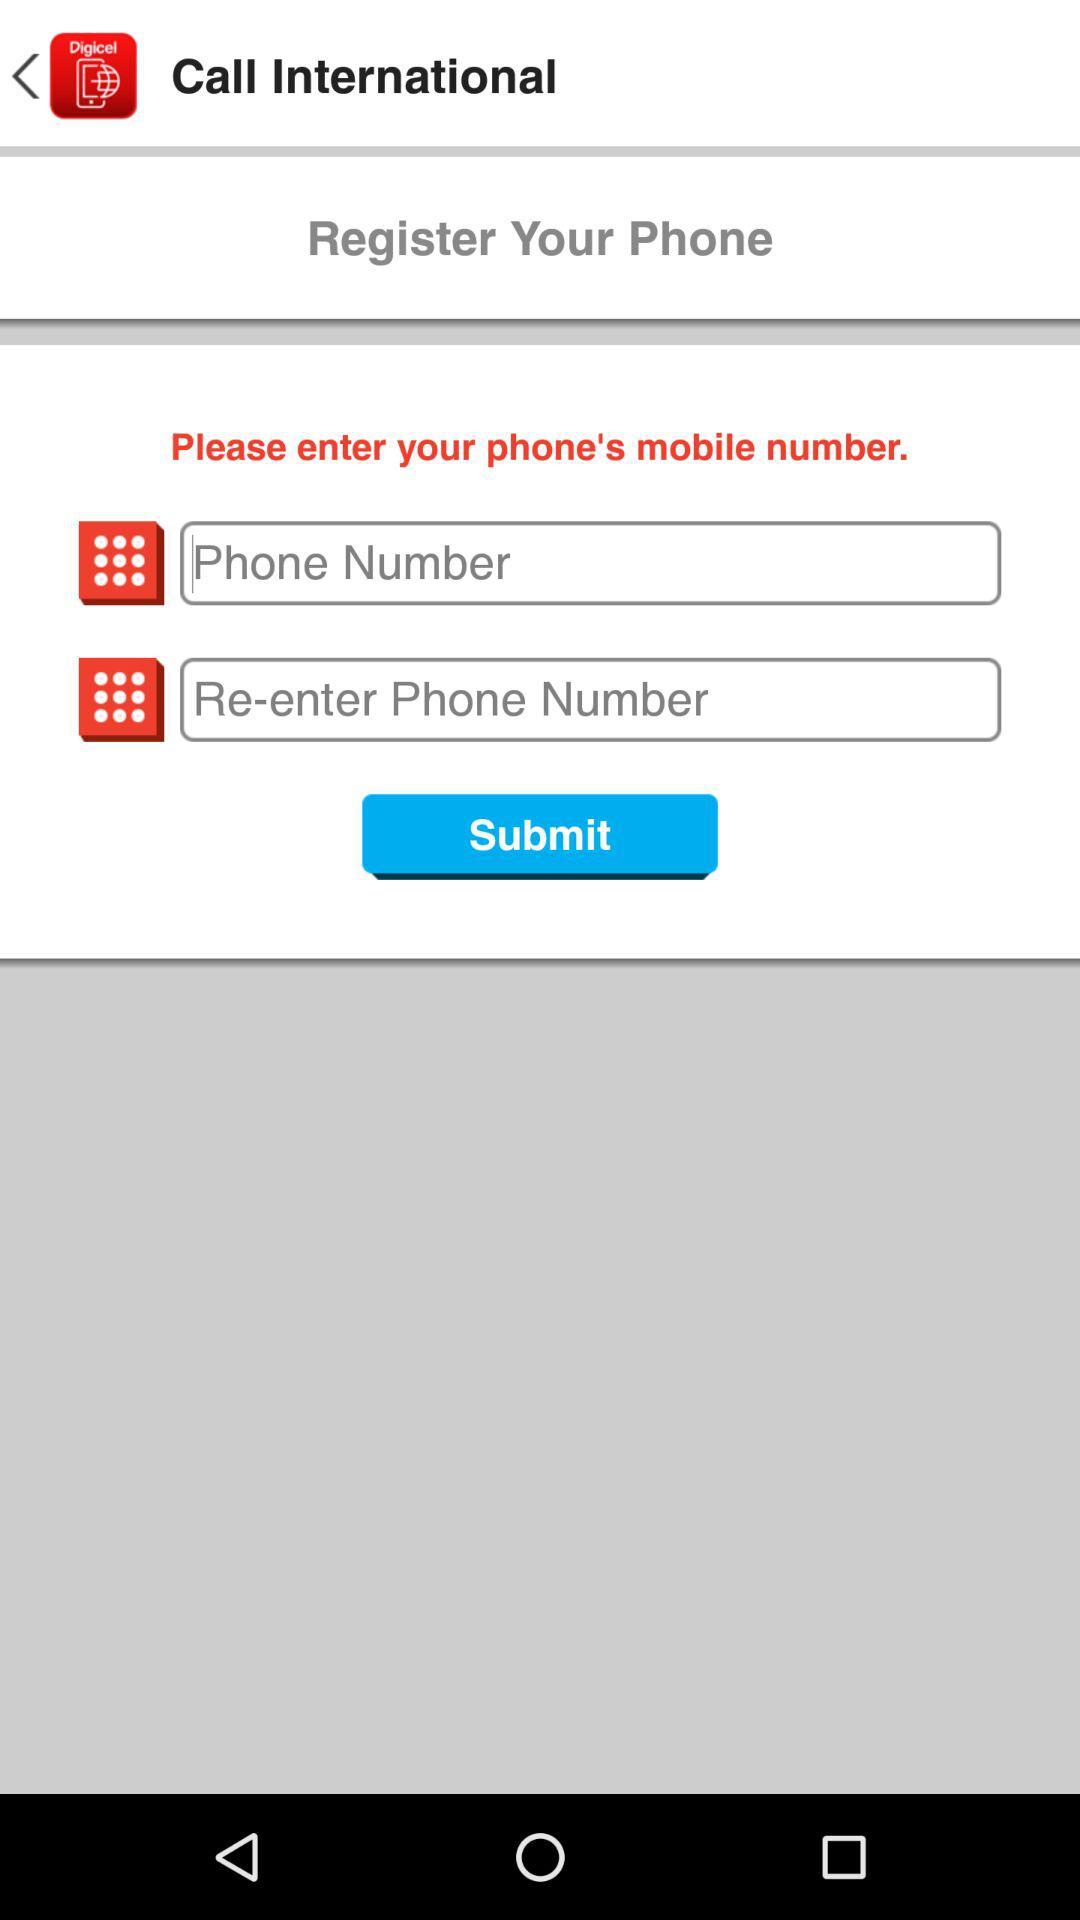 This screenshot has height=1920, width=1080. I want to click on submit icon, so click(540, 836).